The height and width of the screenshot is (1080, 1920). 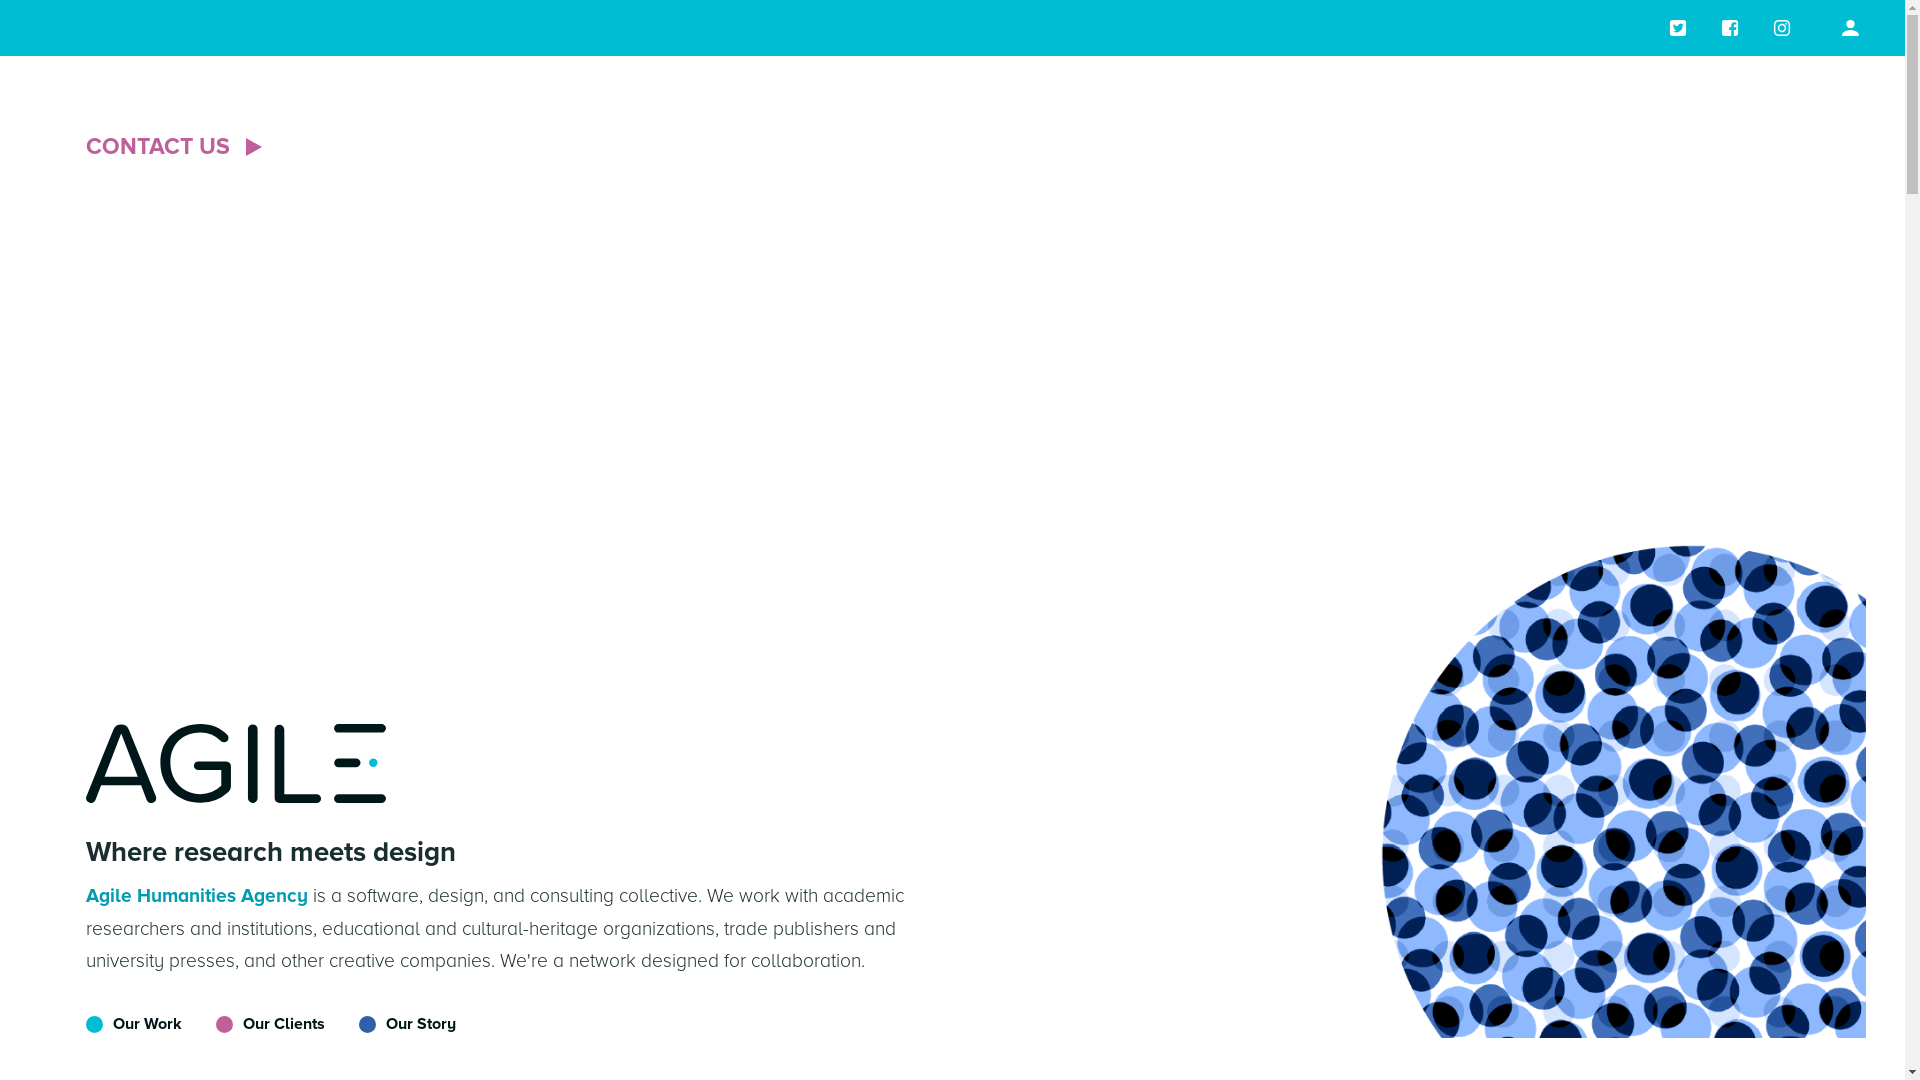 What do you see at coordinates (177, 146) in the screenshot?
I see `'CONTACT US'` at bounding box center [177, 146].